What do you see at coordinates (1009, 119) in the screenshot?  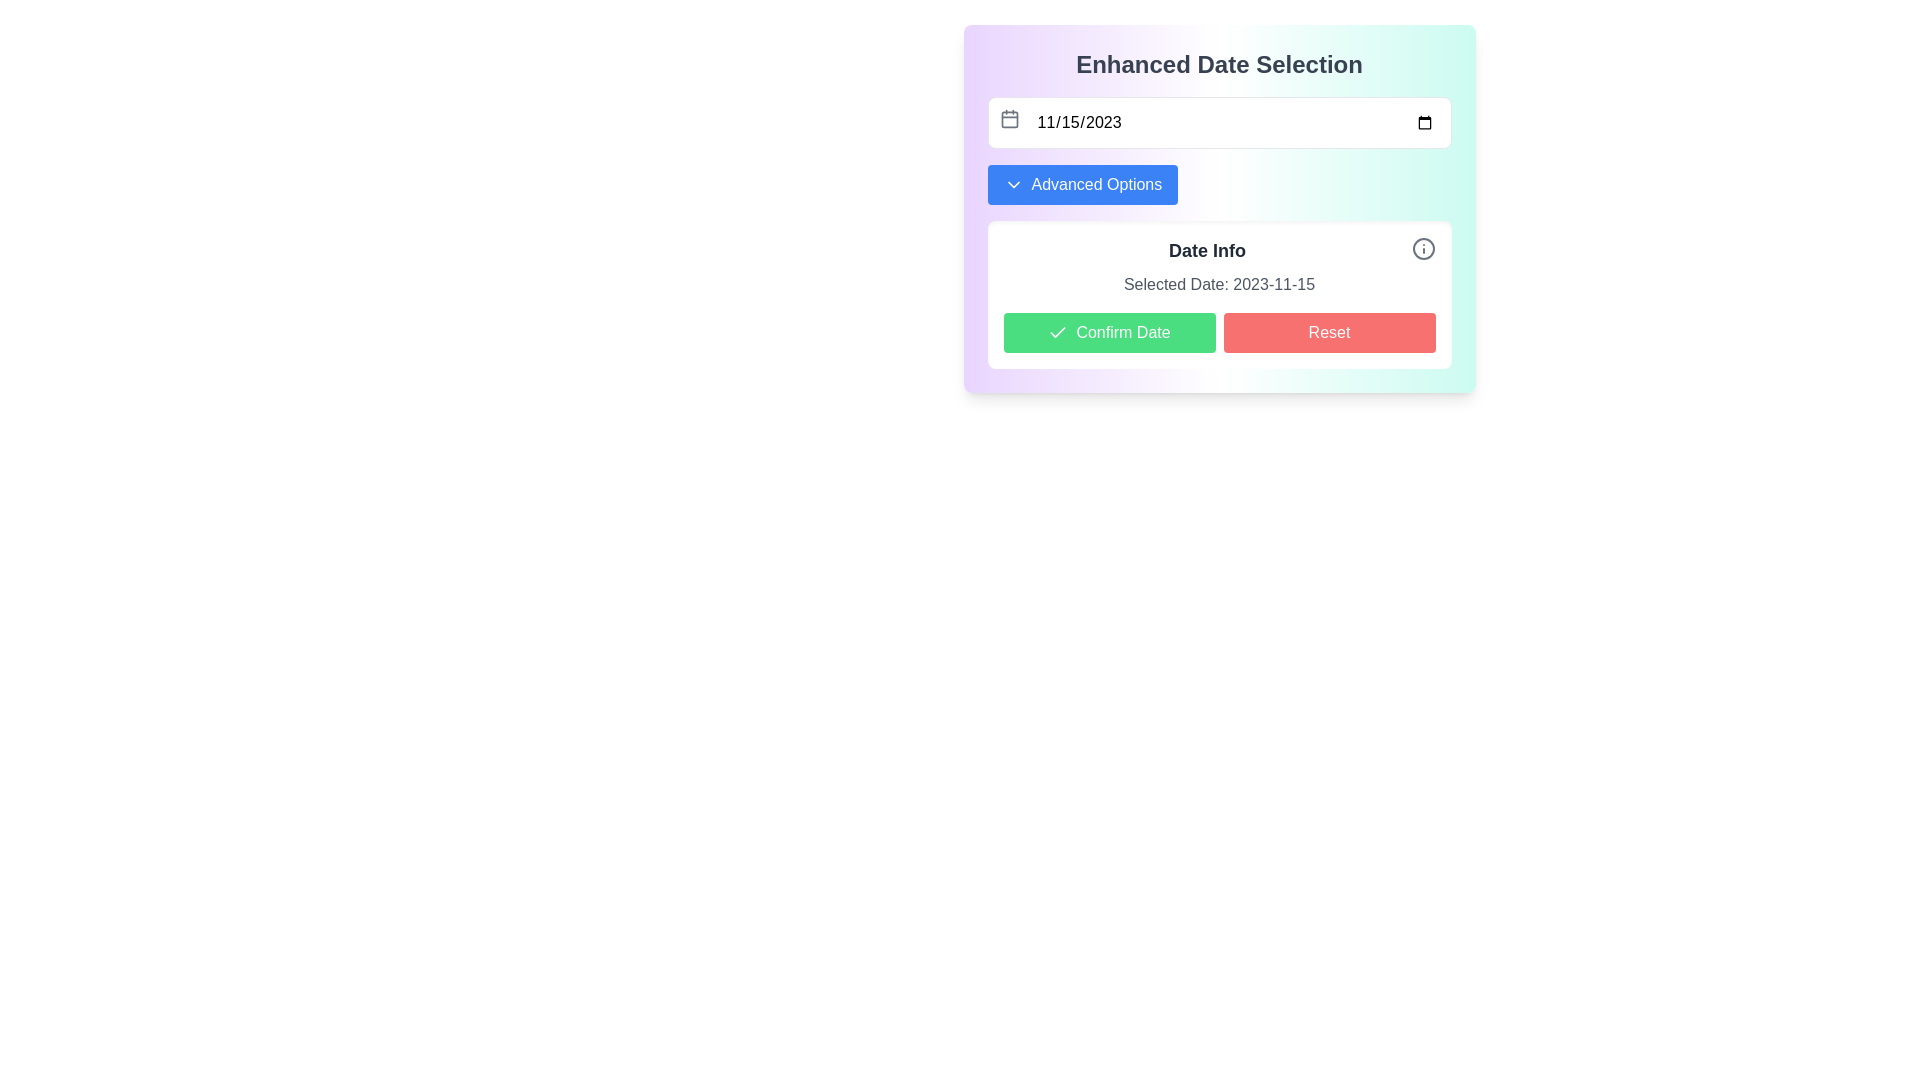 I see `the grayscale calendar icon located at the left side of the date input field` at bounding box center [1009, 119].